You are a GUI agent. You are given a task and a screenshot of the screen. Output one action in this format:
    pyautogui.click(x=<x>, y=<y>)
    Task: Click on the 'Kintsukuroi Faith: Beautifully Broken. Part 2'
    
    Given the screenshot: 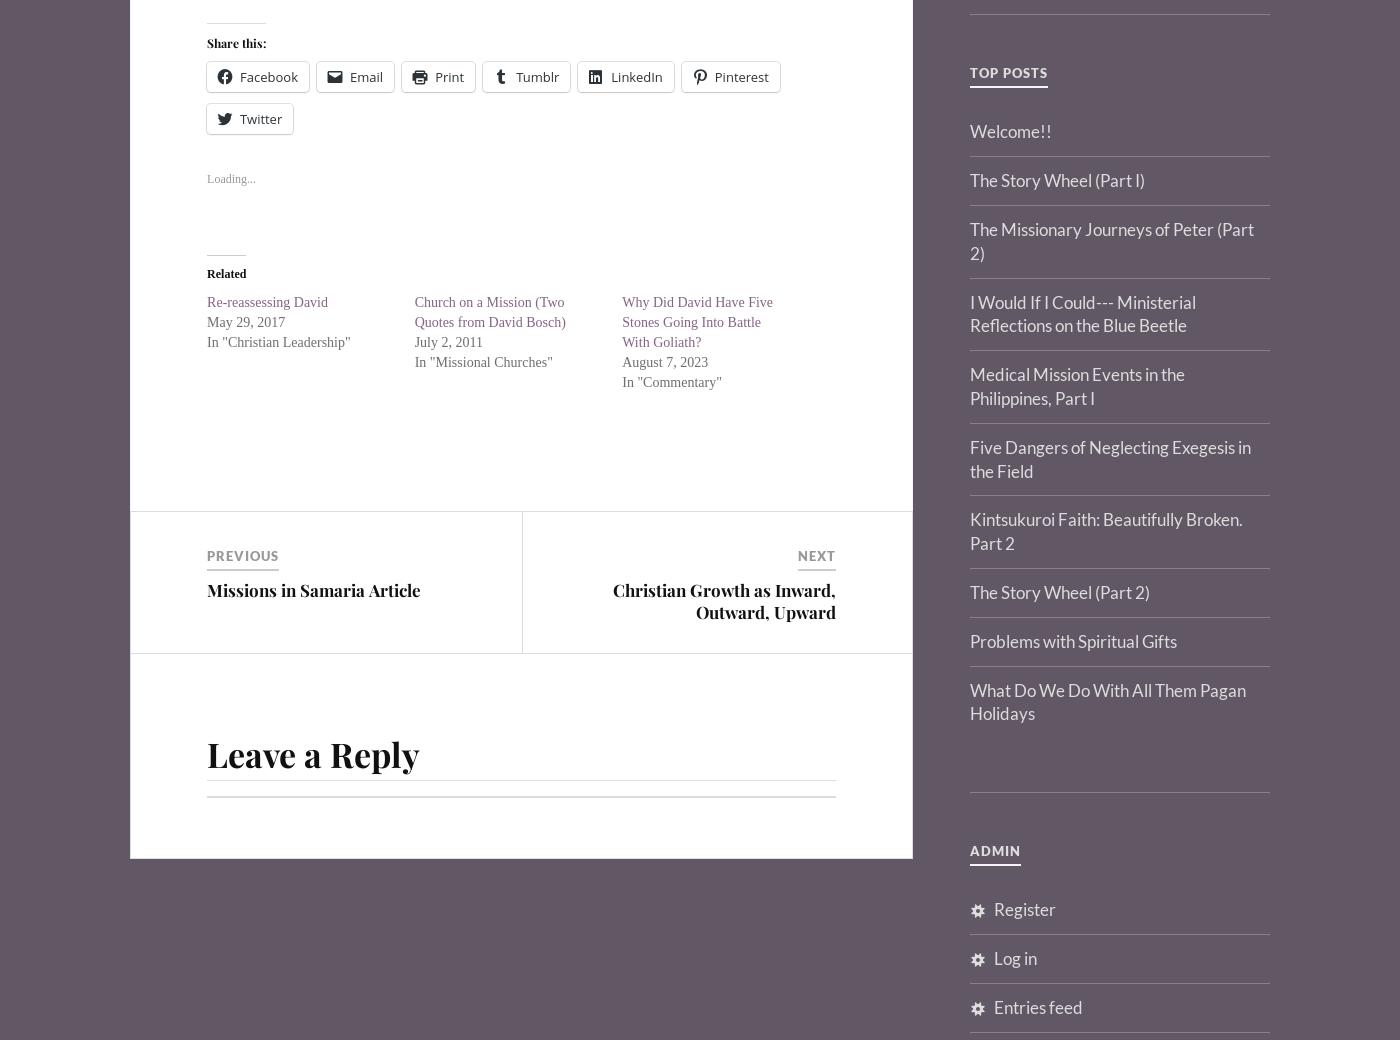 What is the action you would take?
    pyautogui.click(x=1106, y=530)
    